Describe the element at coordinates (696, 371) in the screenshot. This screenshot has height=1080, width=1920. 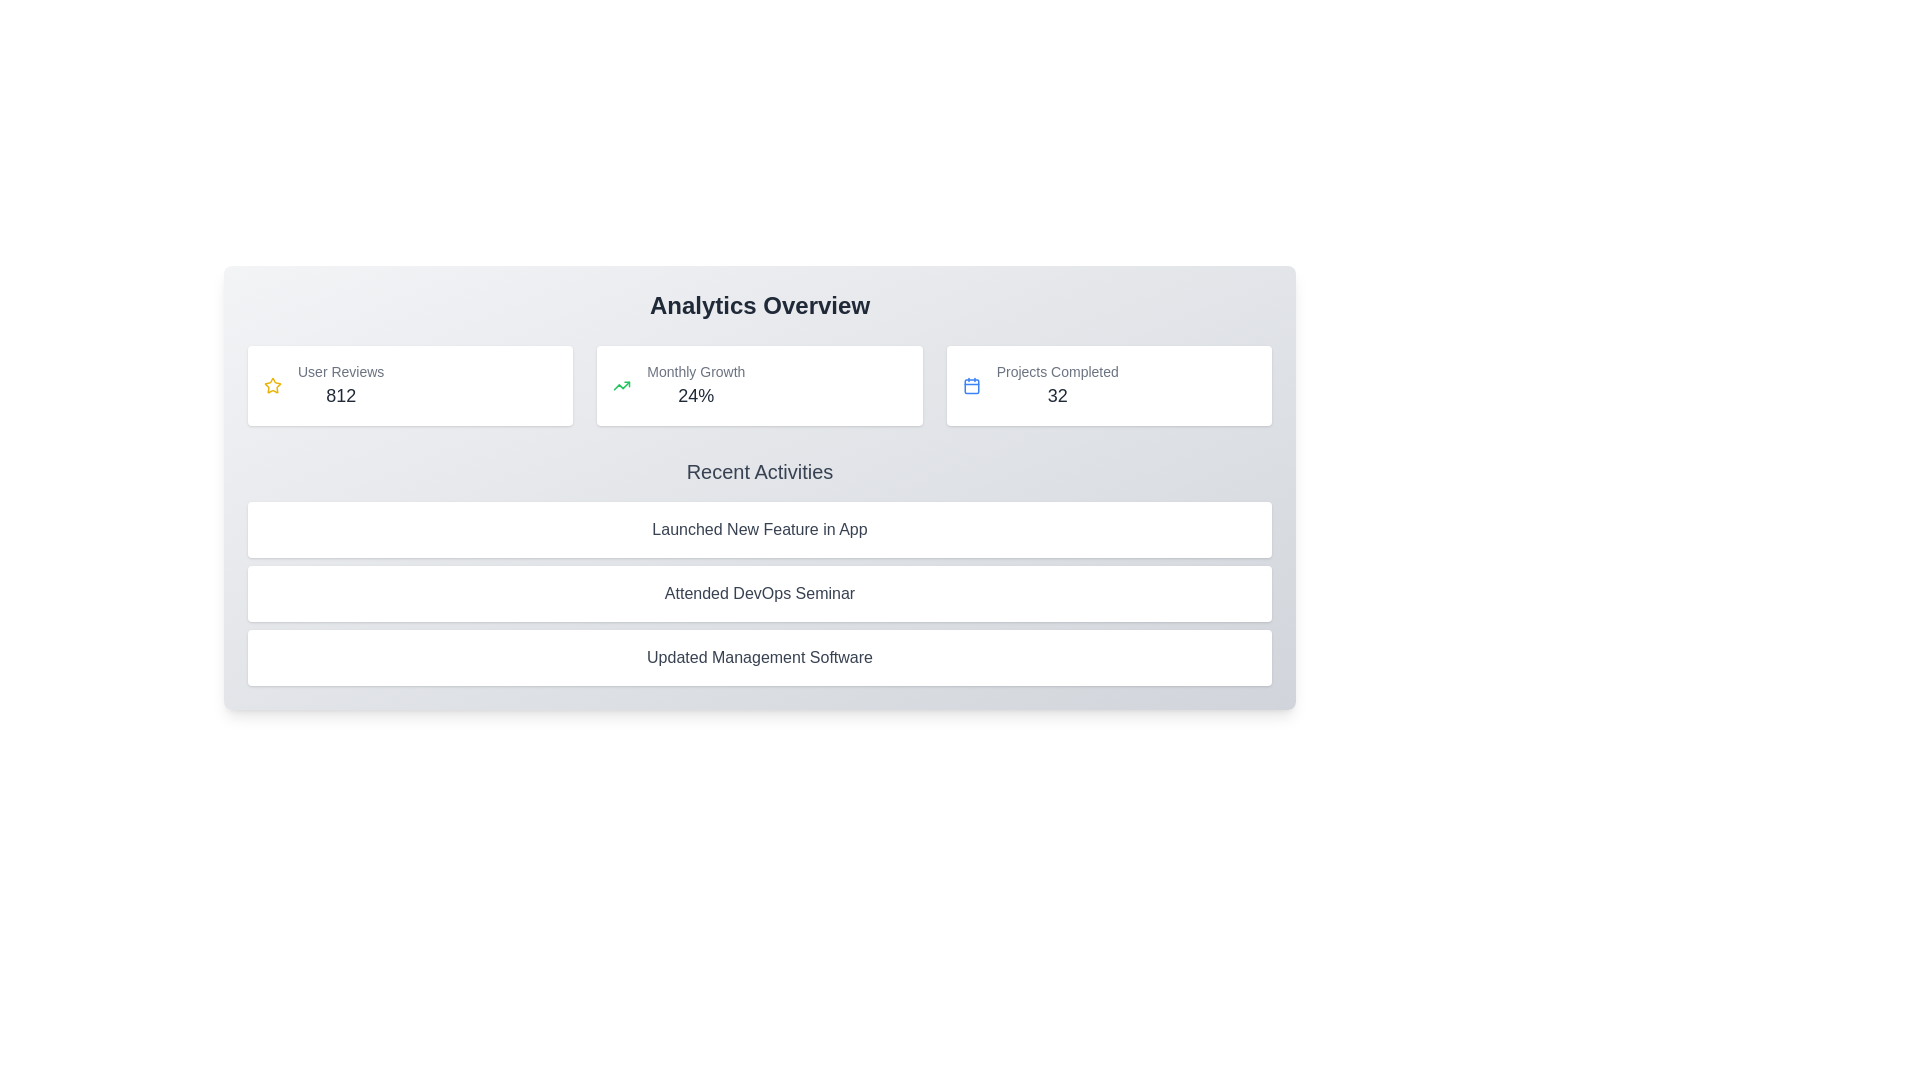
I see `the association of the 'Monthly Growth' label with the '24%' metric` at that location.